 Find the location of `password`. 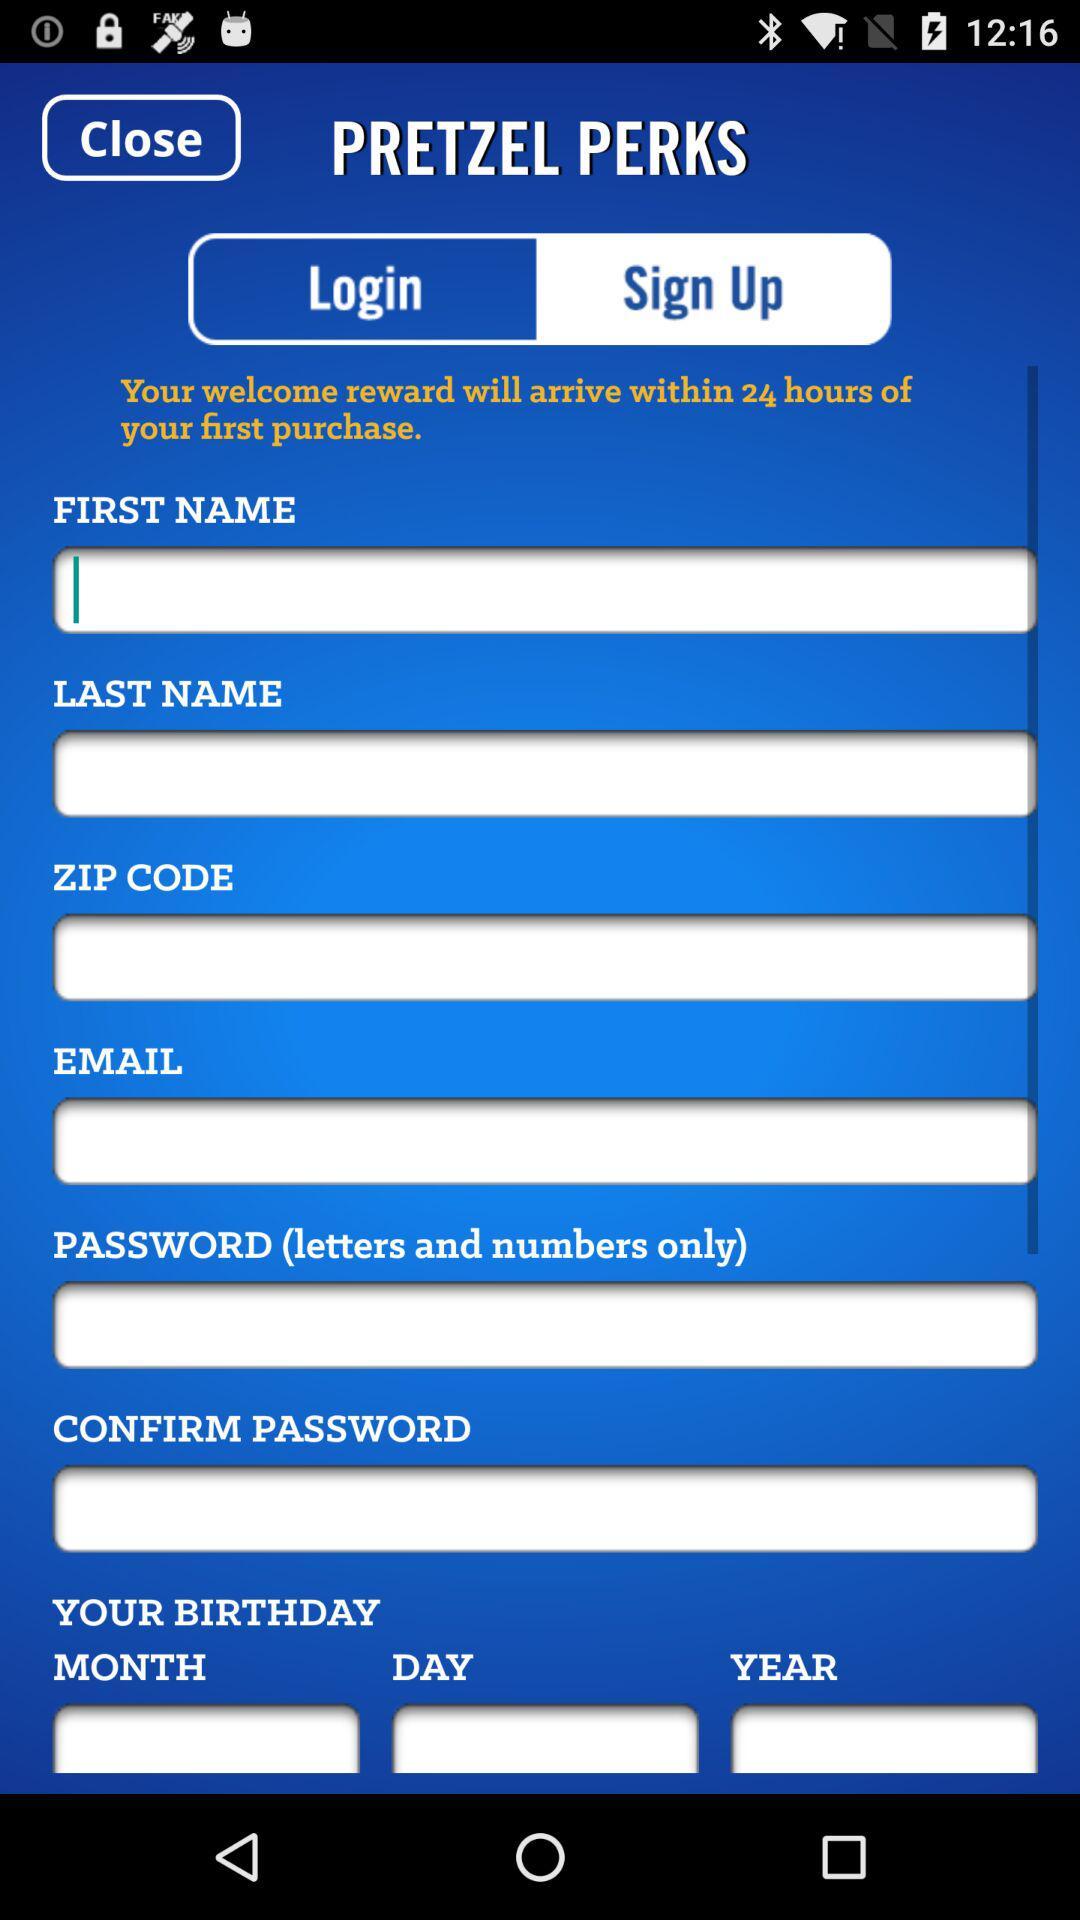

password is located at coordinates (545, 1324).